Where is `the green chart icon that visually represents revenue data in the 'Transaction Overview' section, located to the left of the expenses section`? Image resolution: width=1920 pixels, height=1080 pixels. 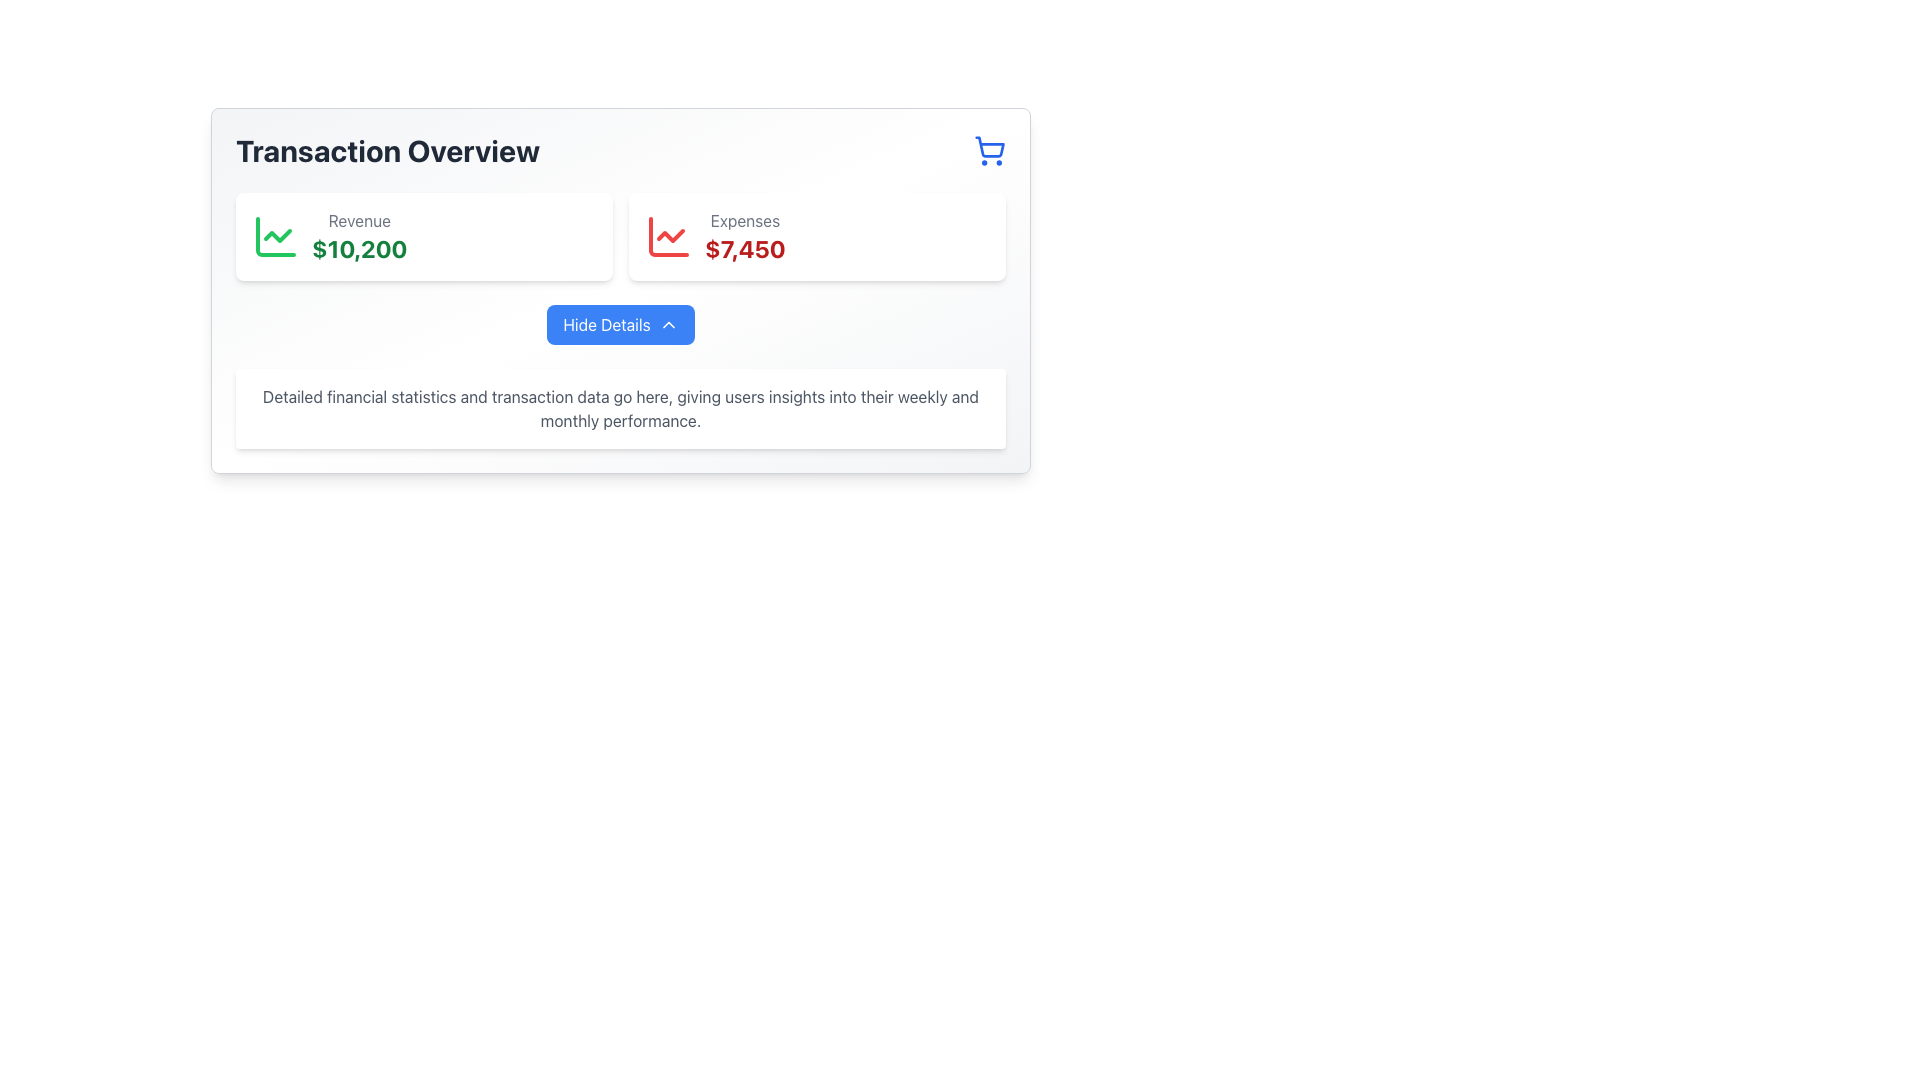
the green chart icon that visually represents revenue data in the 'Transaction Overview' section, located to the left of the expenses section is located at coordinates (274, 235).